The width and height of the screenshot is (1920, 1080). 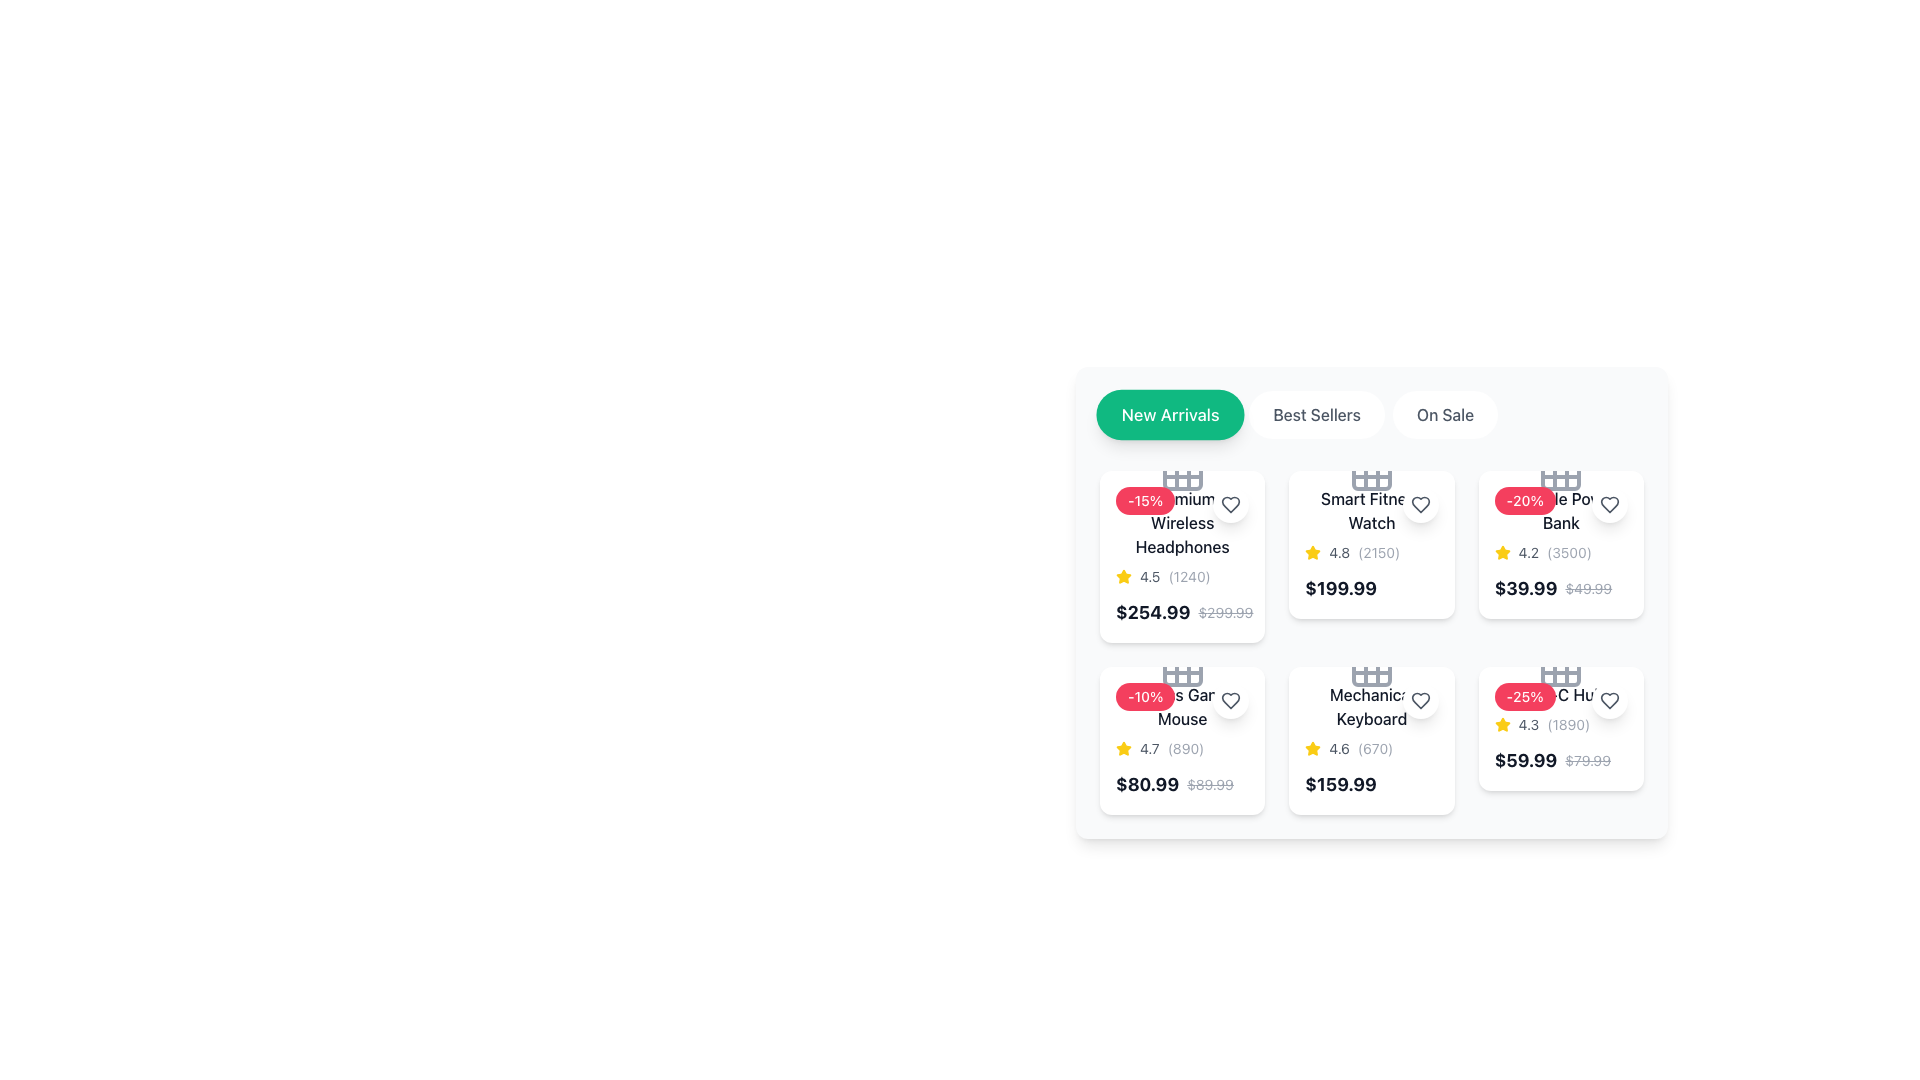 I want to click on the heart icon located, so click(x=1419, y=700).